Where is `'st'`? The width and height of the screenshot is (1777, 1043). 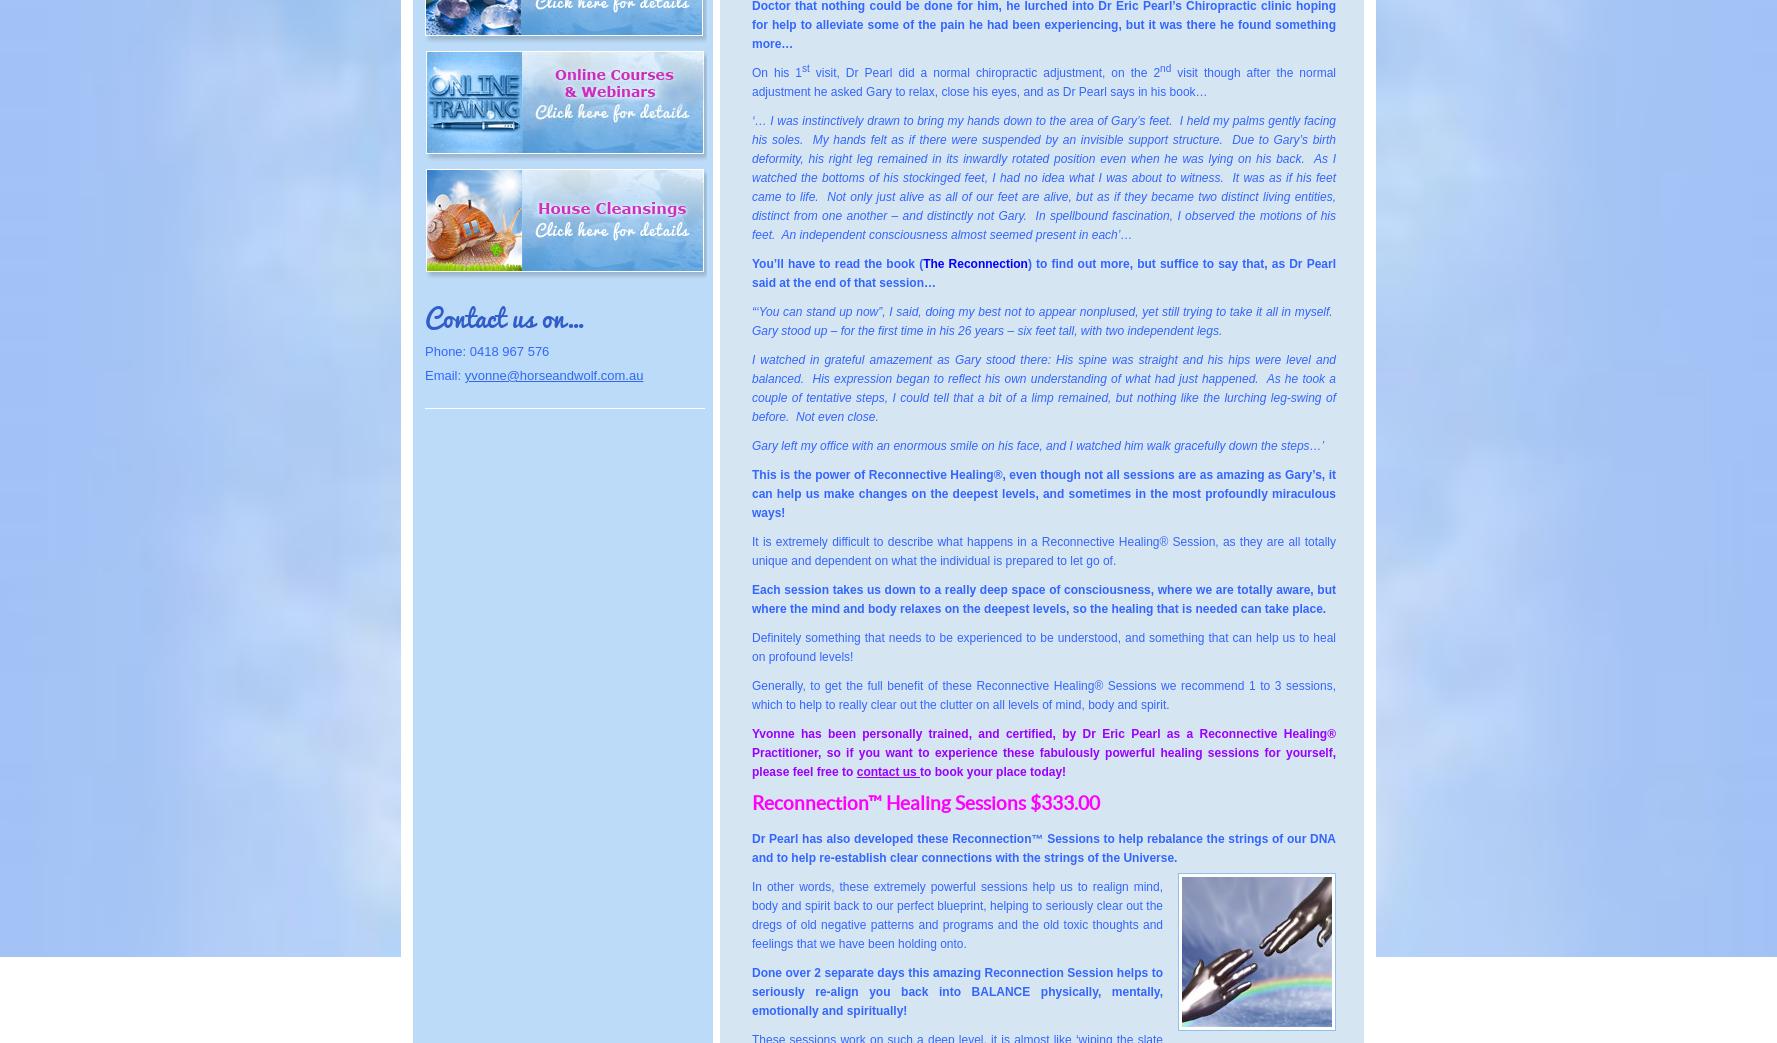 'st' is located at coordinates (805, 67).